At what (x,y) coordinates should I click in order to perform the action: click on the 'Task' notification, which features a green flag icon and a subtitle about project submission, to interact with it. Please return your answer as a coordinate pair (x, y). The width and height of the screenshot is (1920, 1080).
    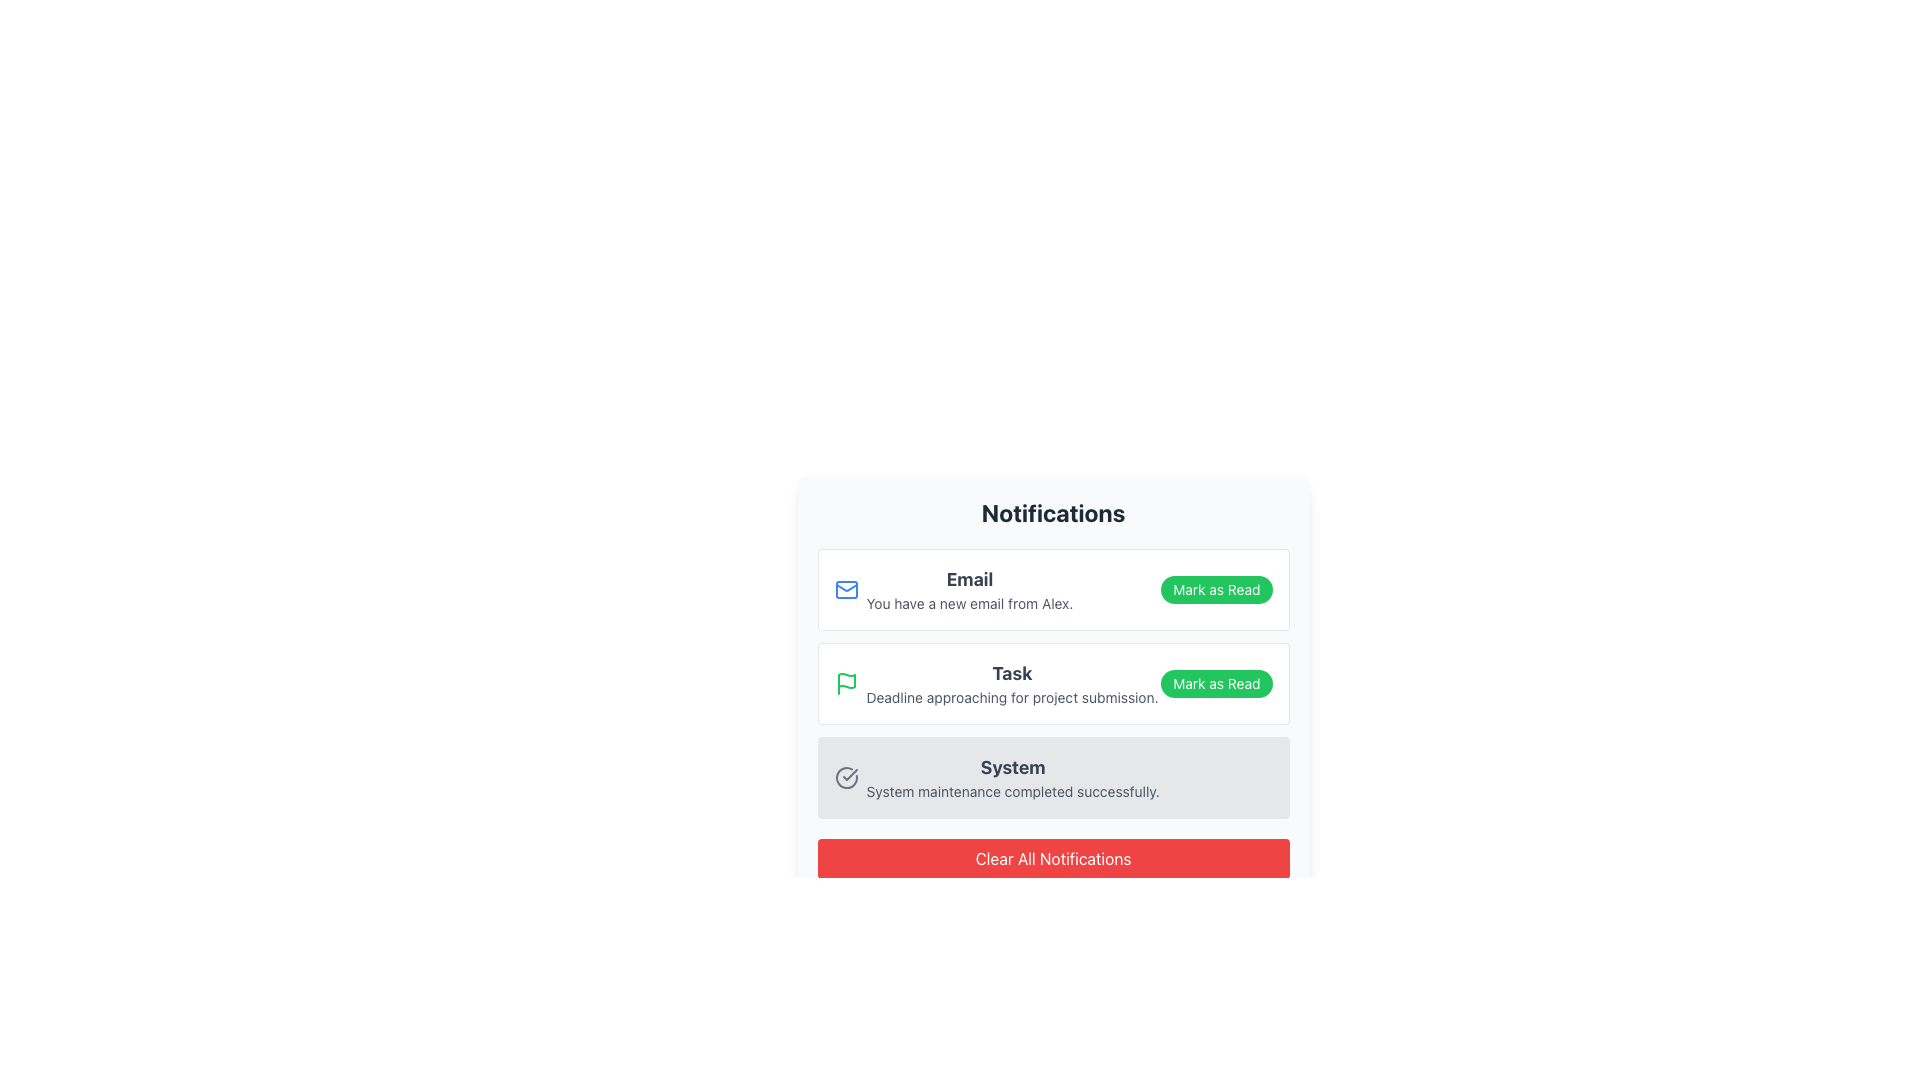
    Looking at the image, I should click on (996, 682).